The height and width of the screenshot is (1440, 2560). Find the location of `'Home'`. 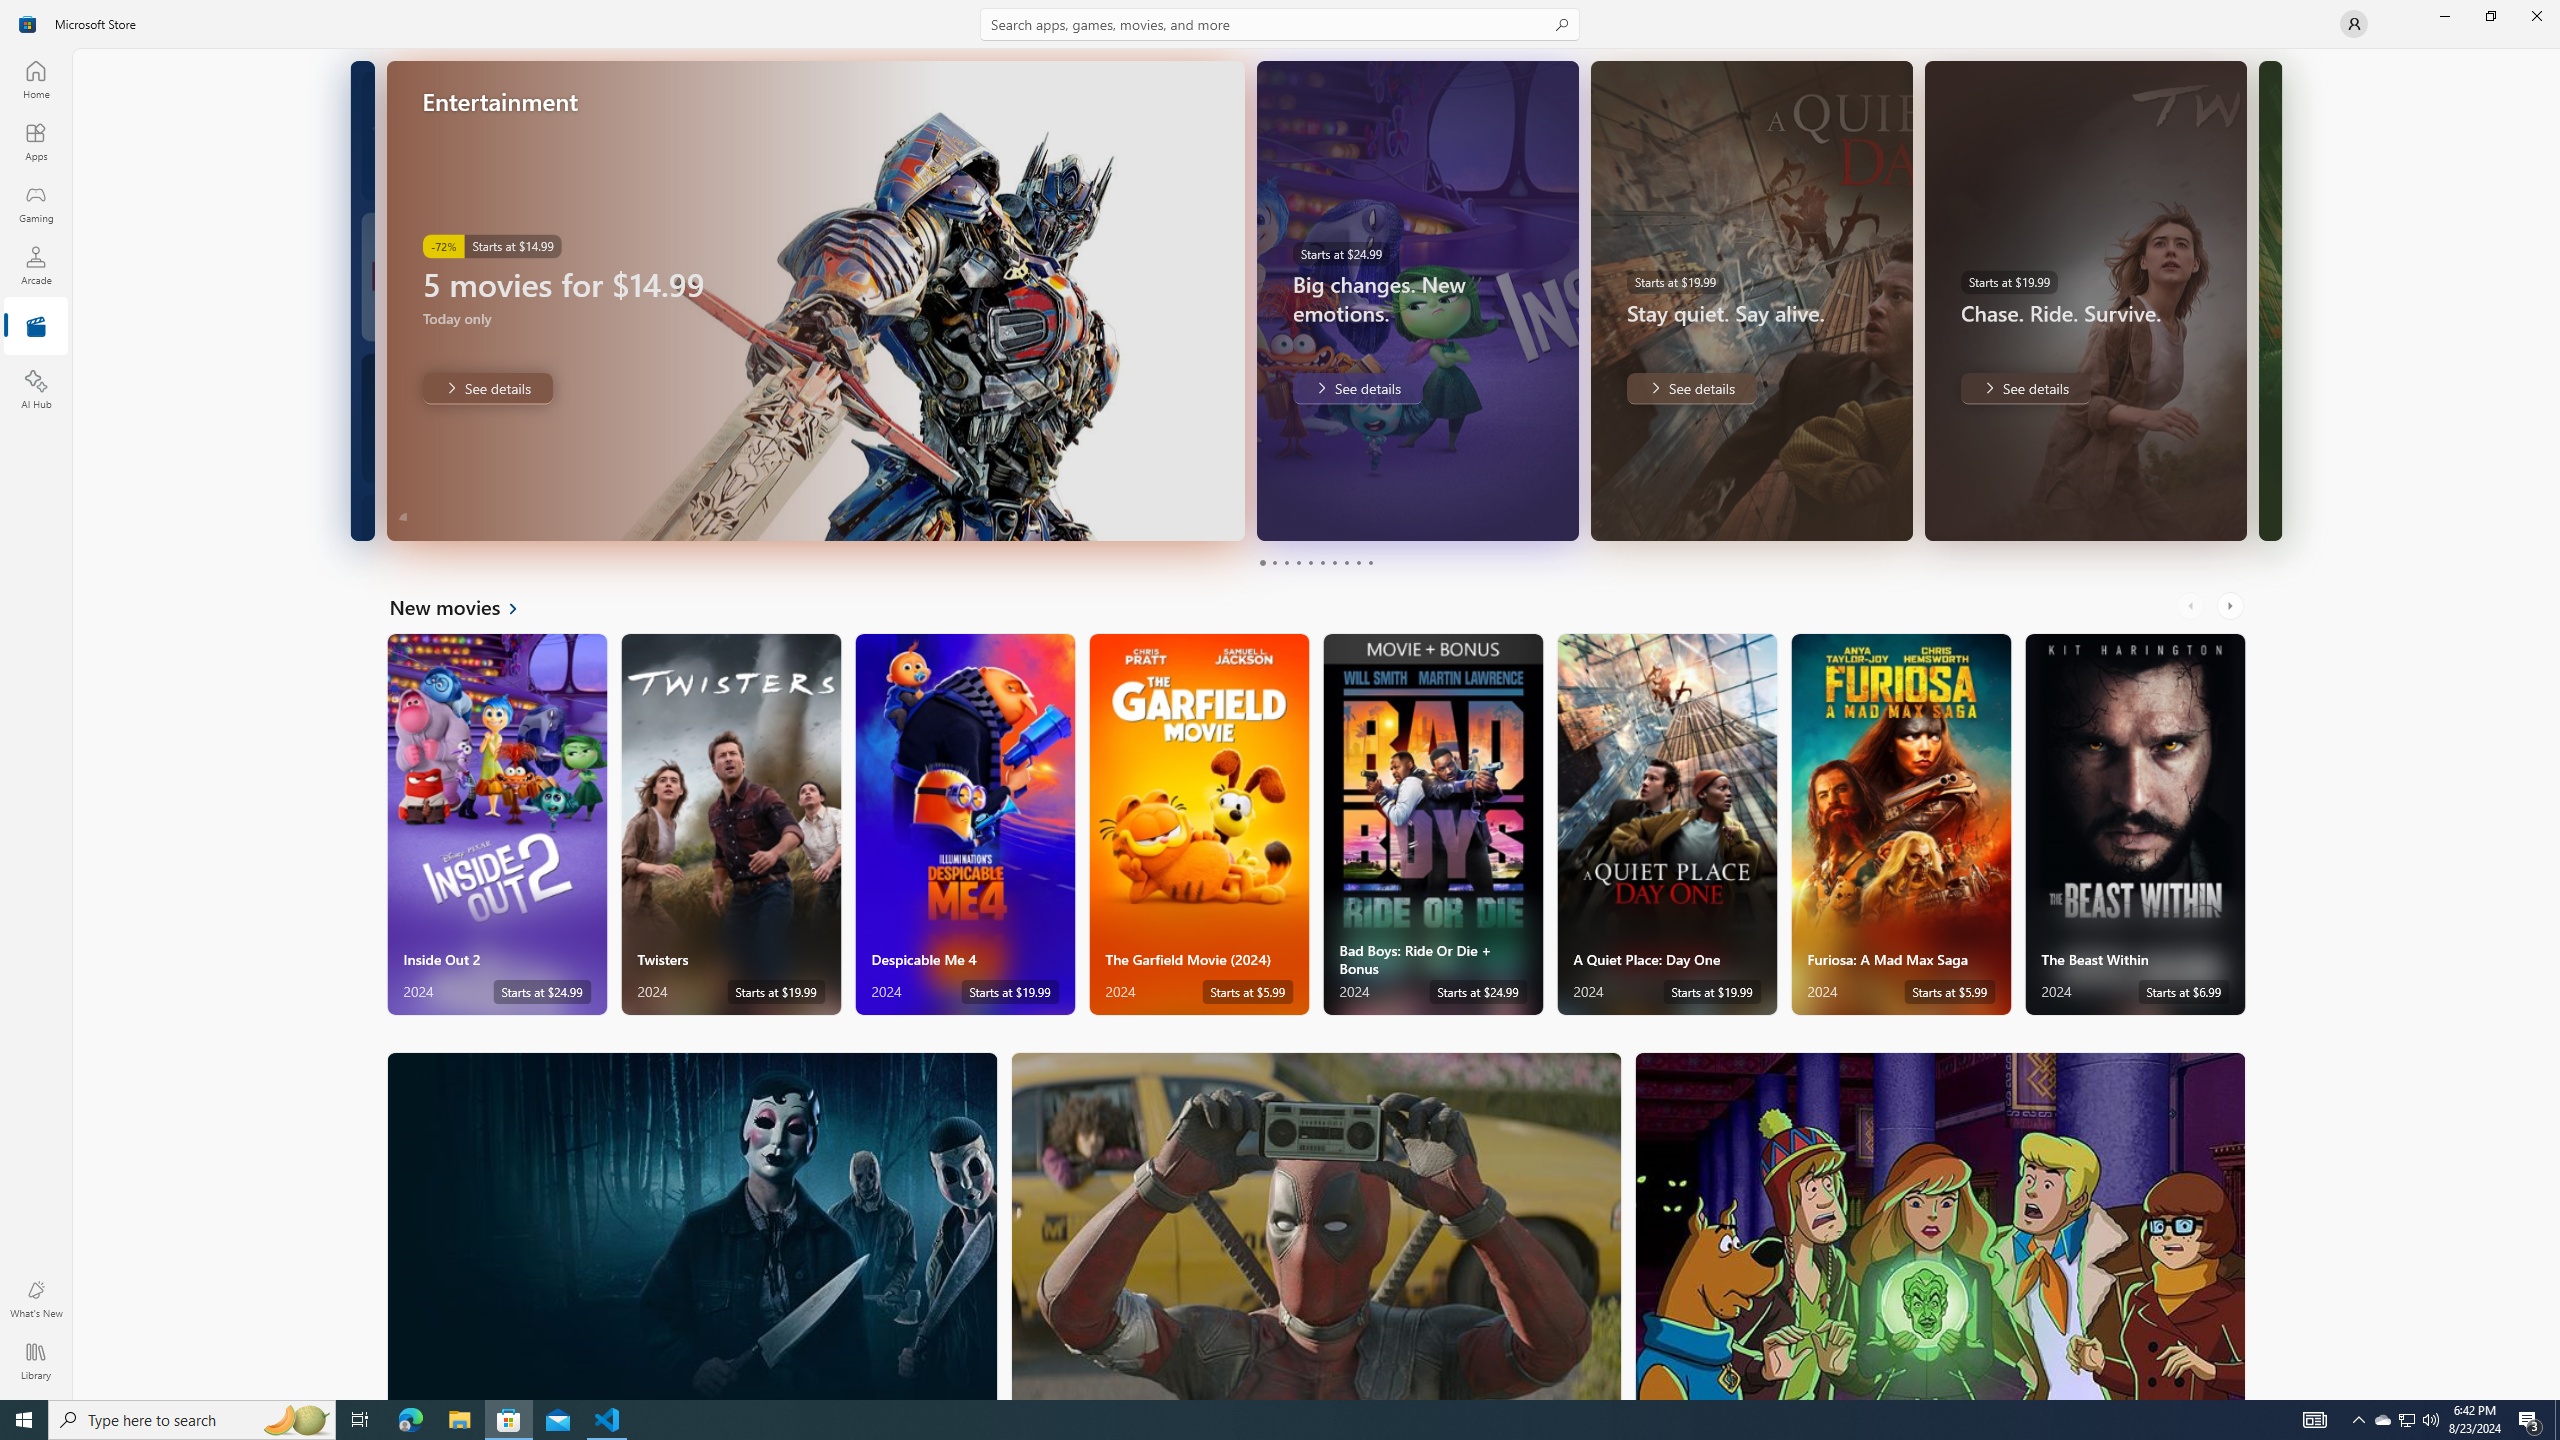

'Home' is located at coordinates (34, 78).